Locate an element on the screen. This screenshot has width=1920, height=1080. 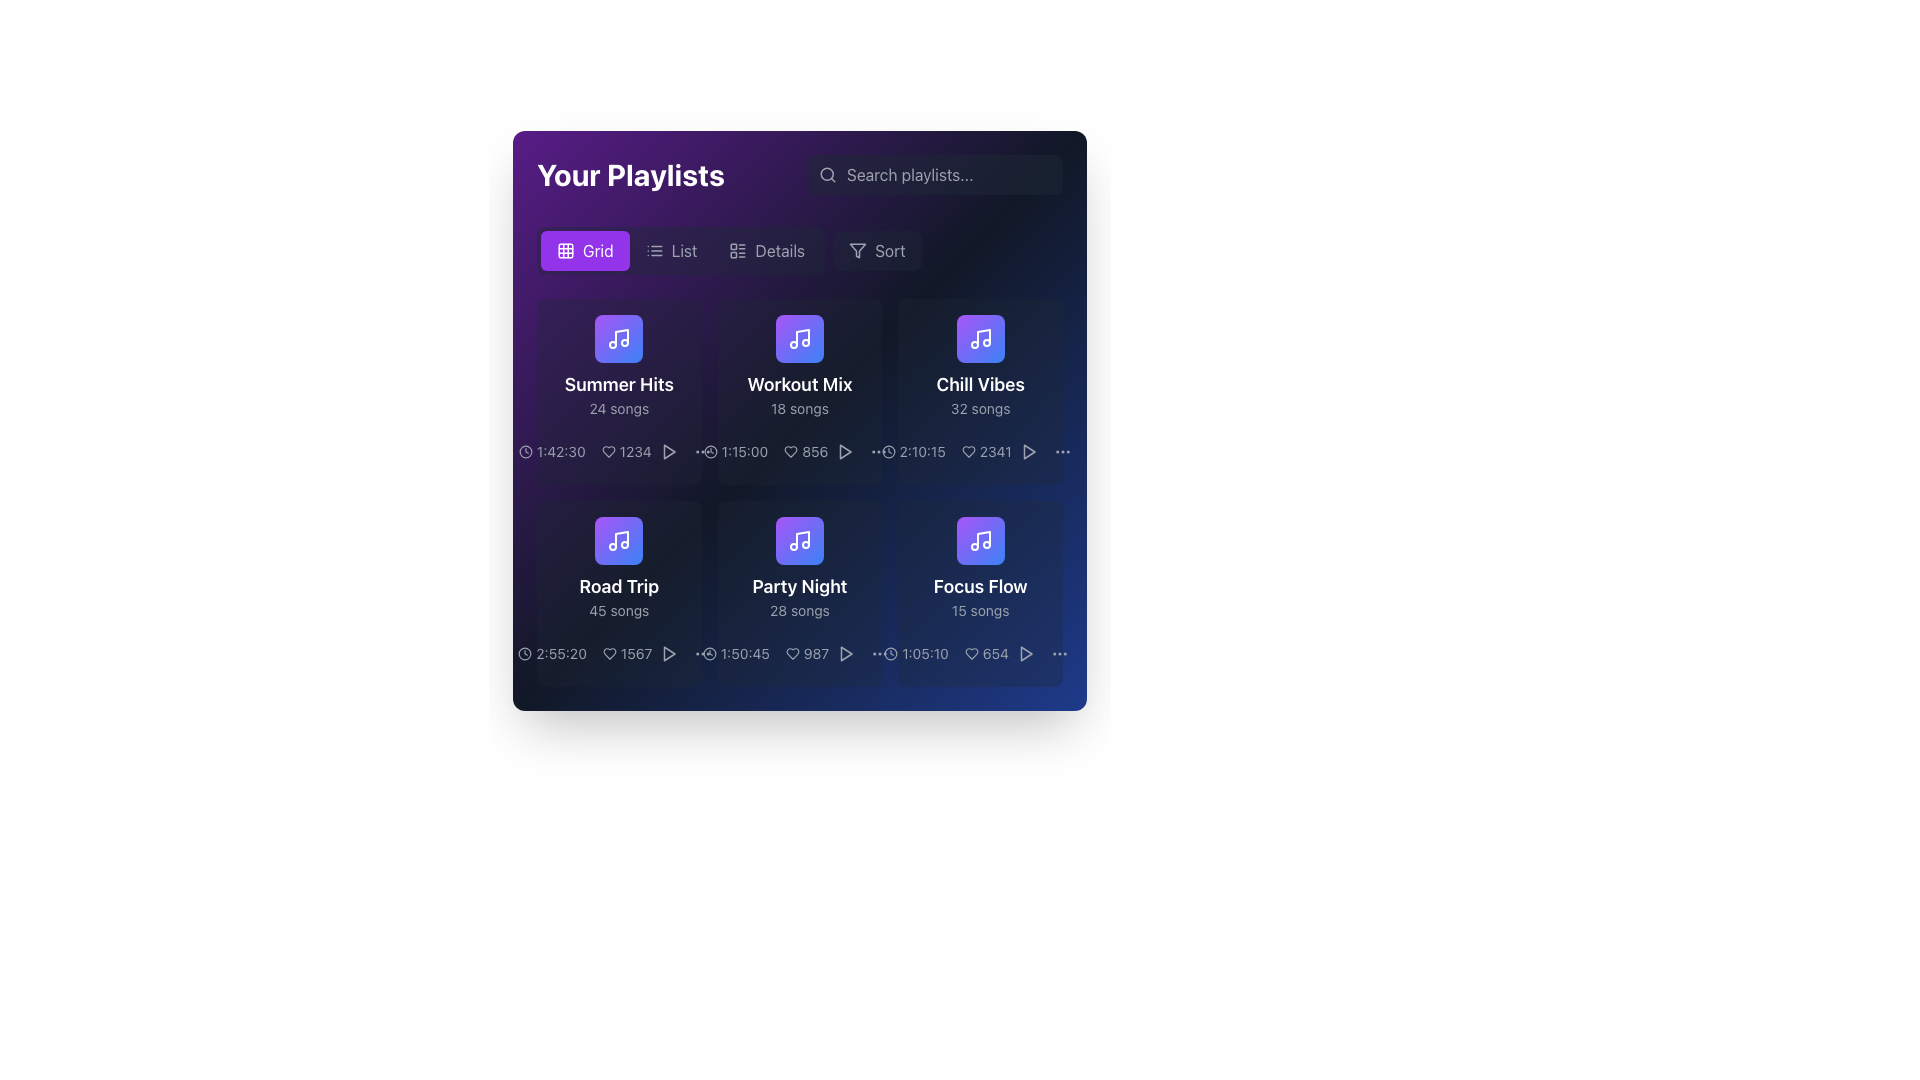
the heart-shaped outline icon located to the left of the number '856' in the 'Workout Mix' card is located at coordinates (790, 451).